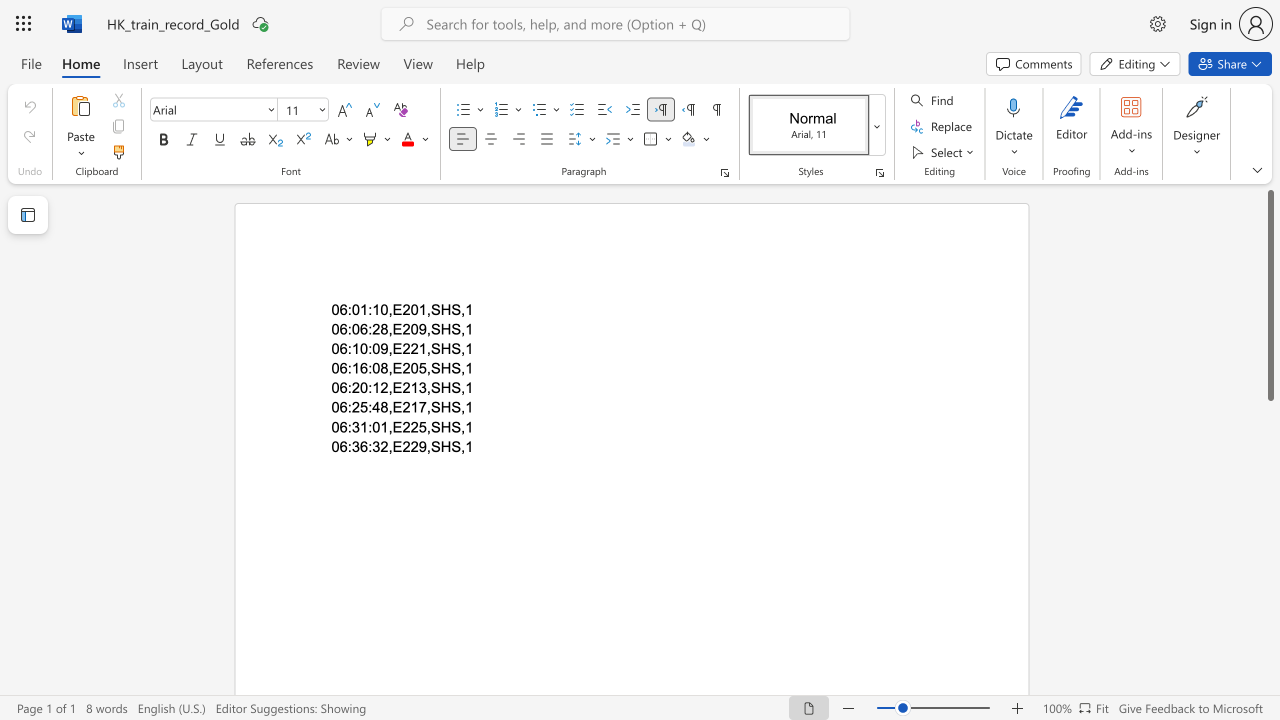  I want to click on the scrollbar to move the content lower, so click(1269, 518).